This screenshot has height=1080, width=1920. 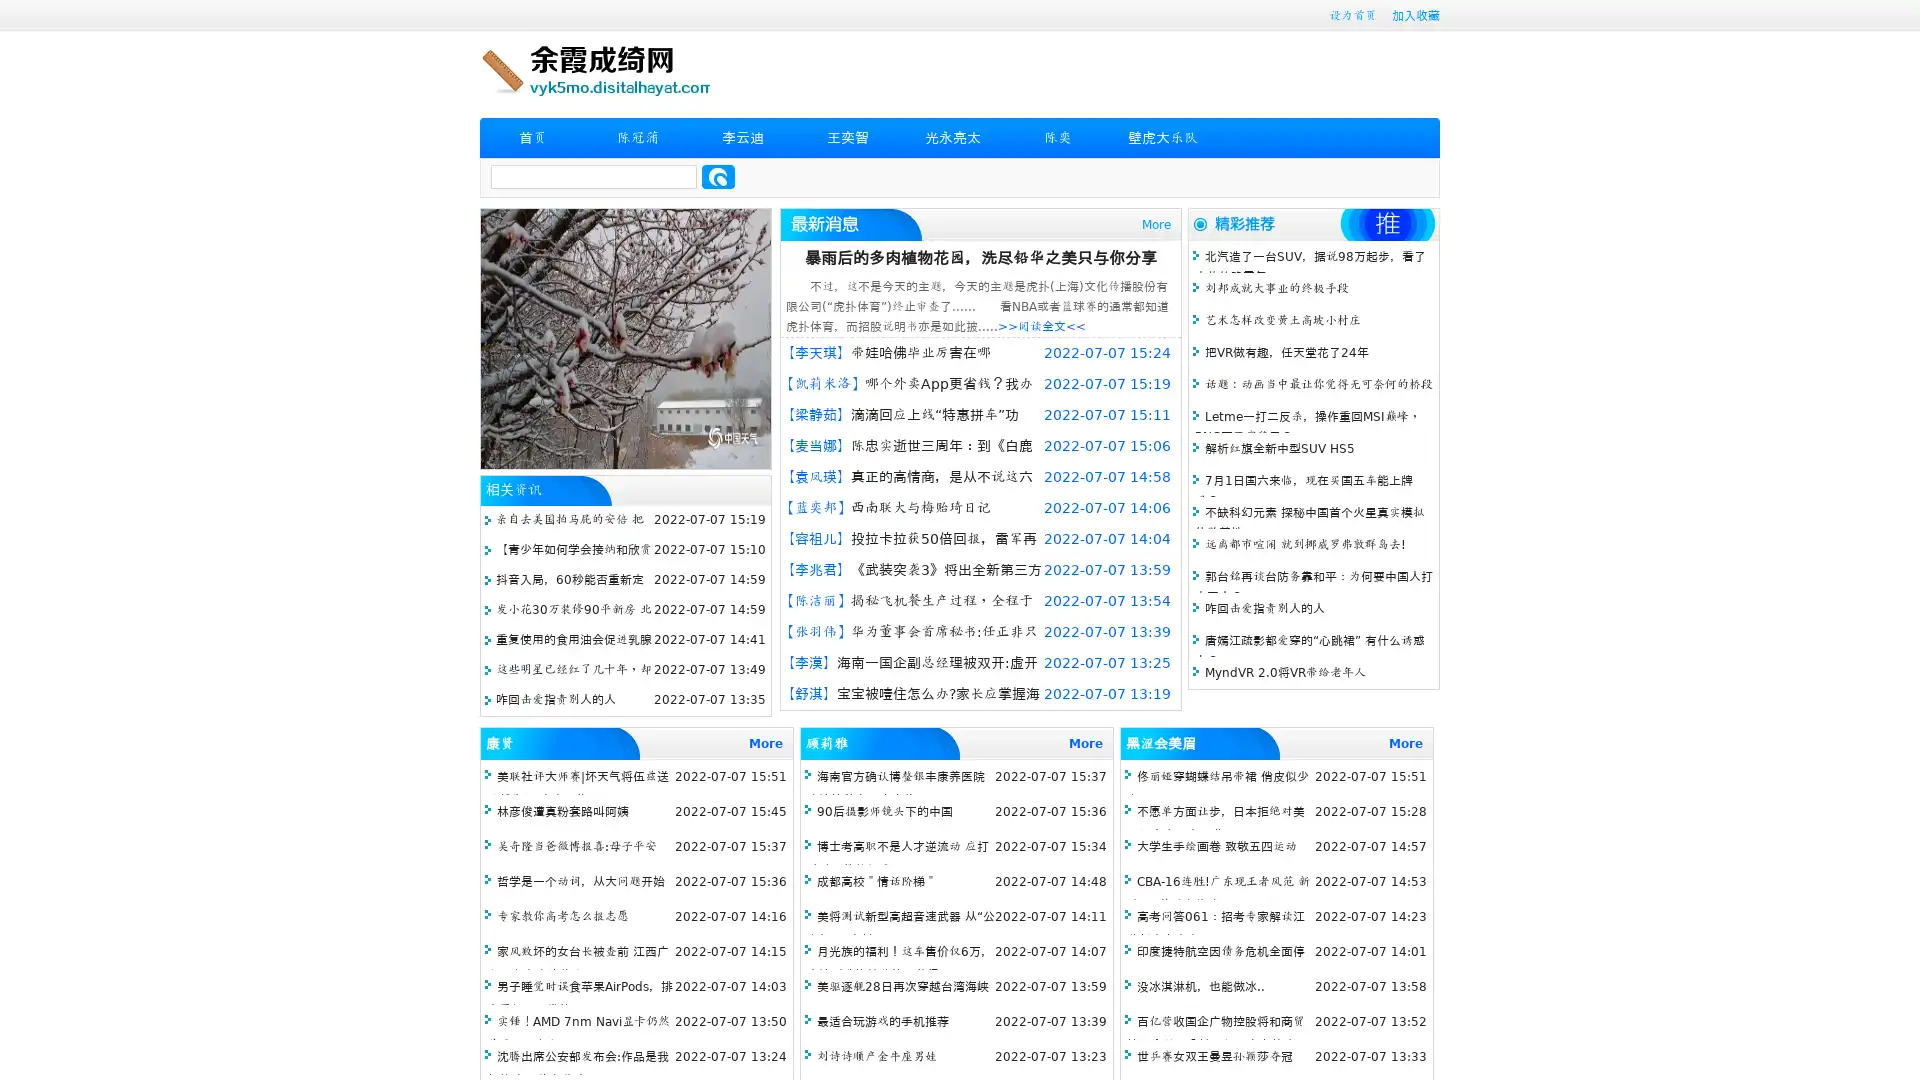 What do you see at coordinates (718, 176) in the screenshot?
I see `Search` at bounding box center [718, 176].